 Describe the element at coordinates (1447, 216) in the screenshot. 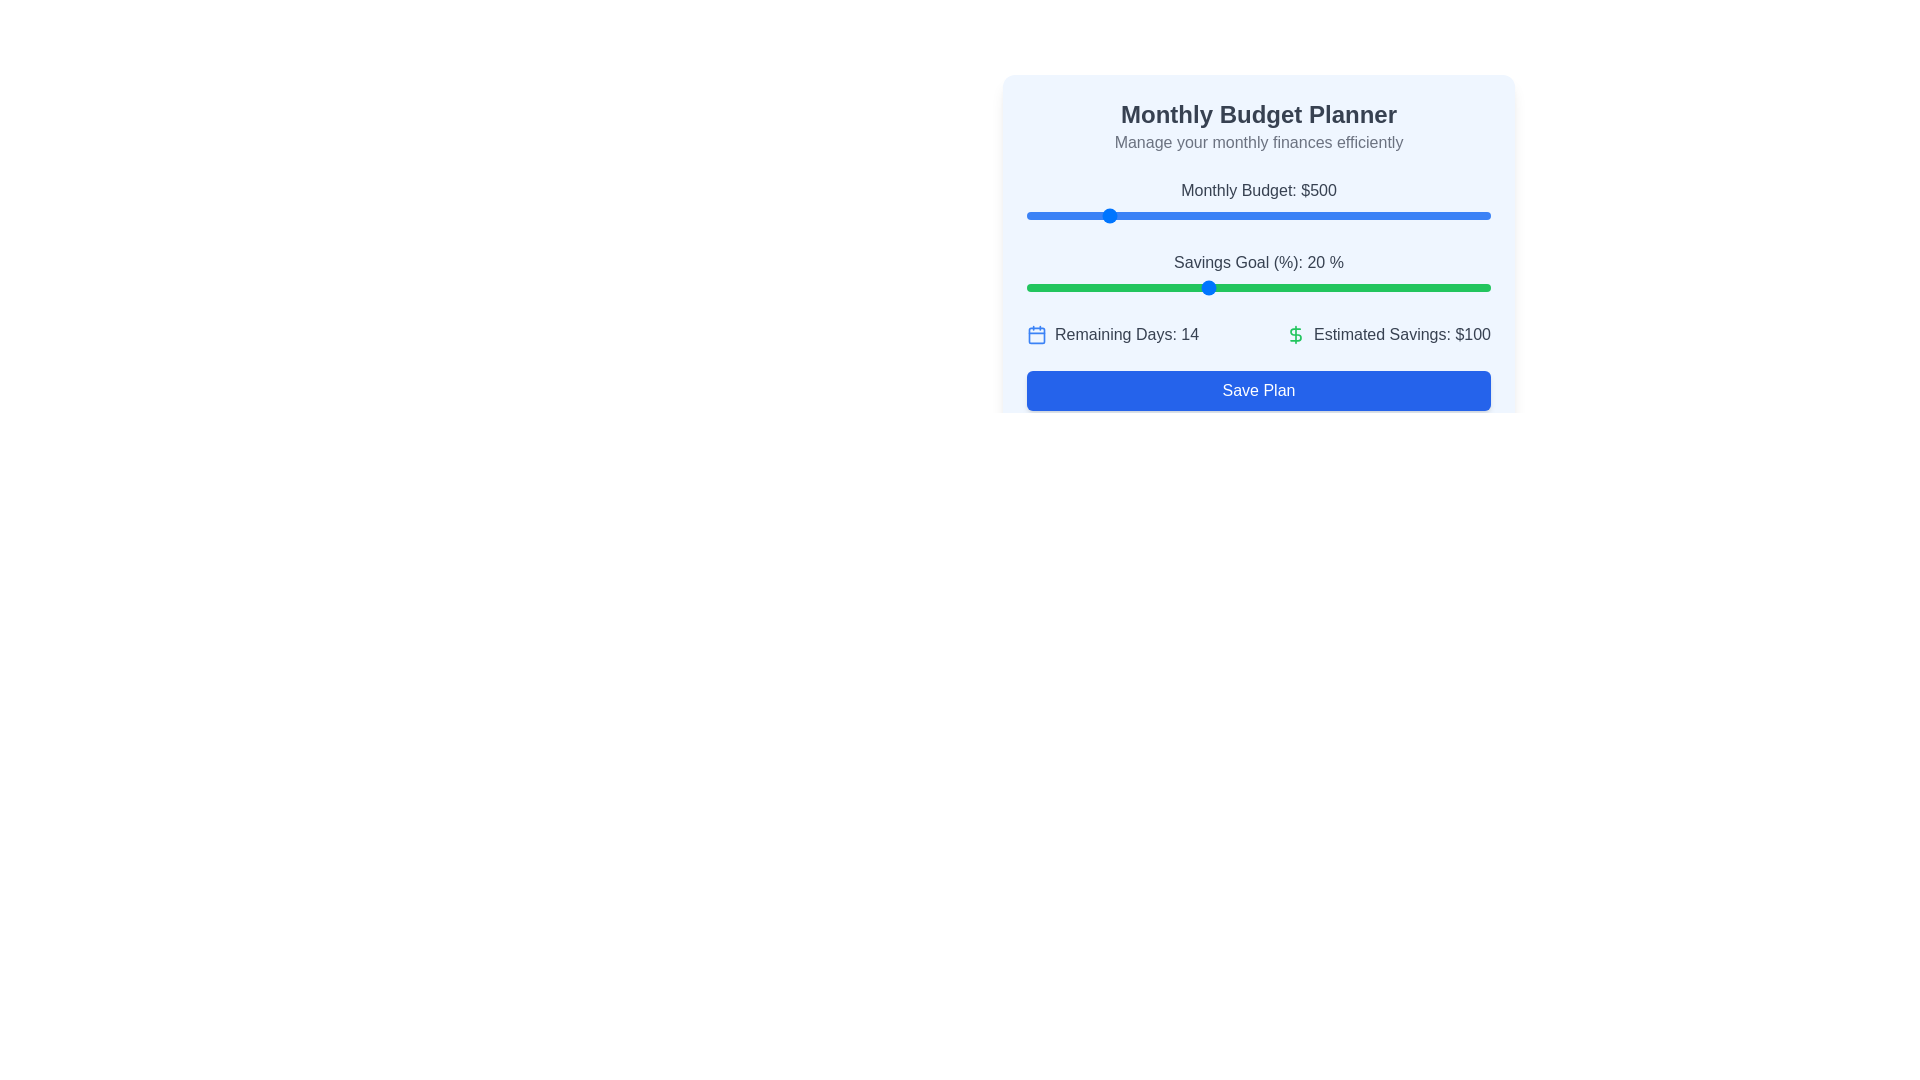

I see `the budget` at that location.